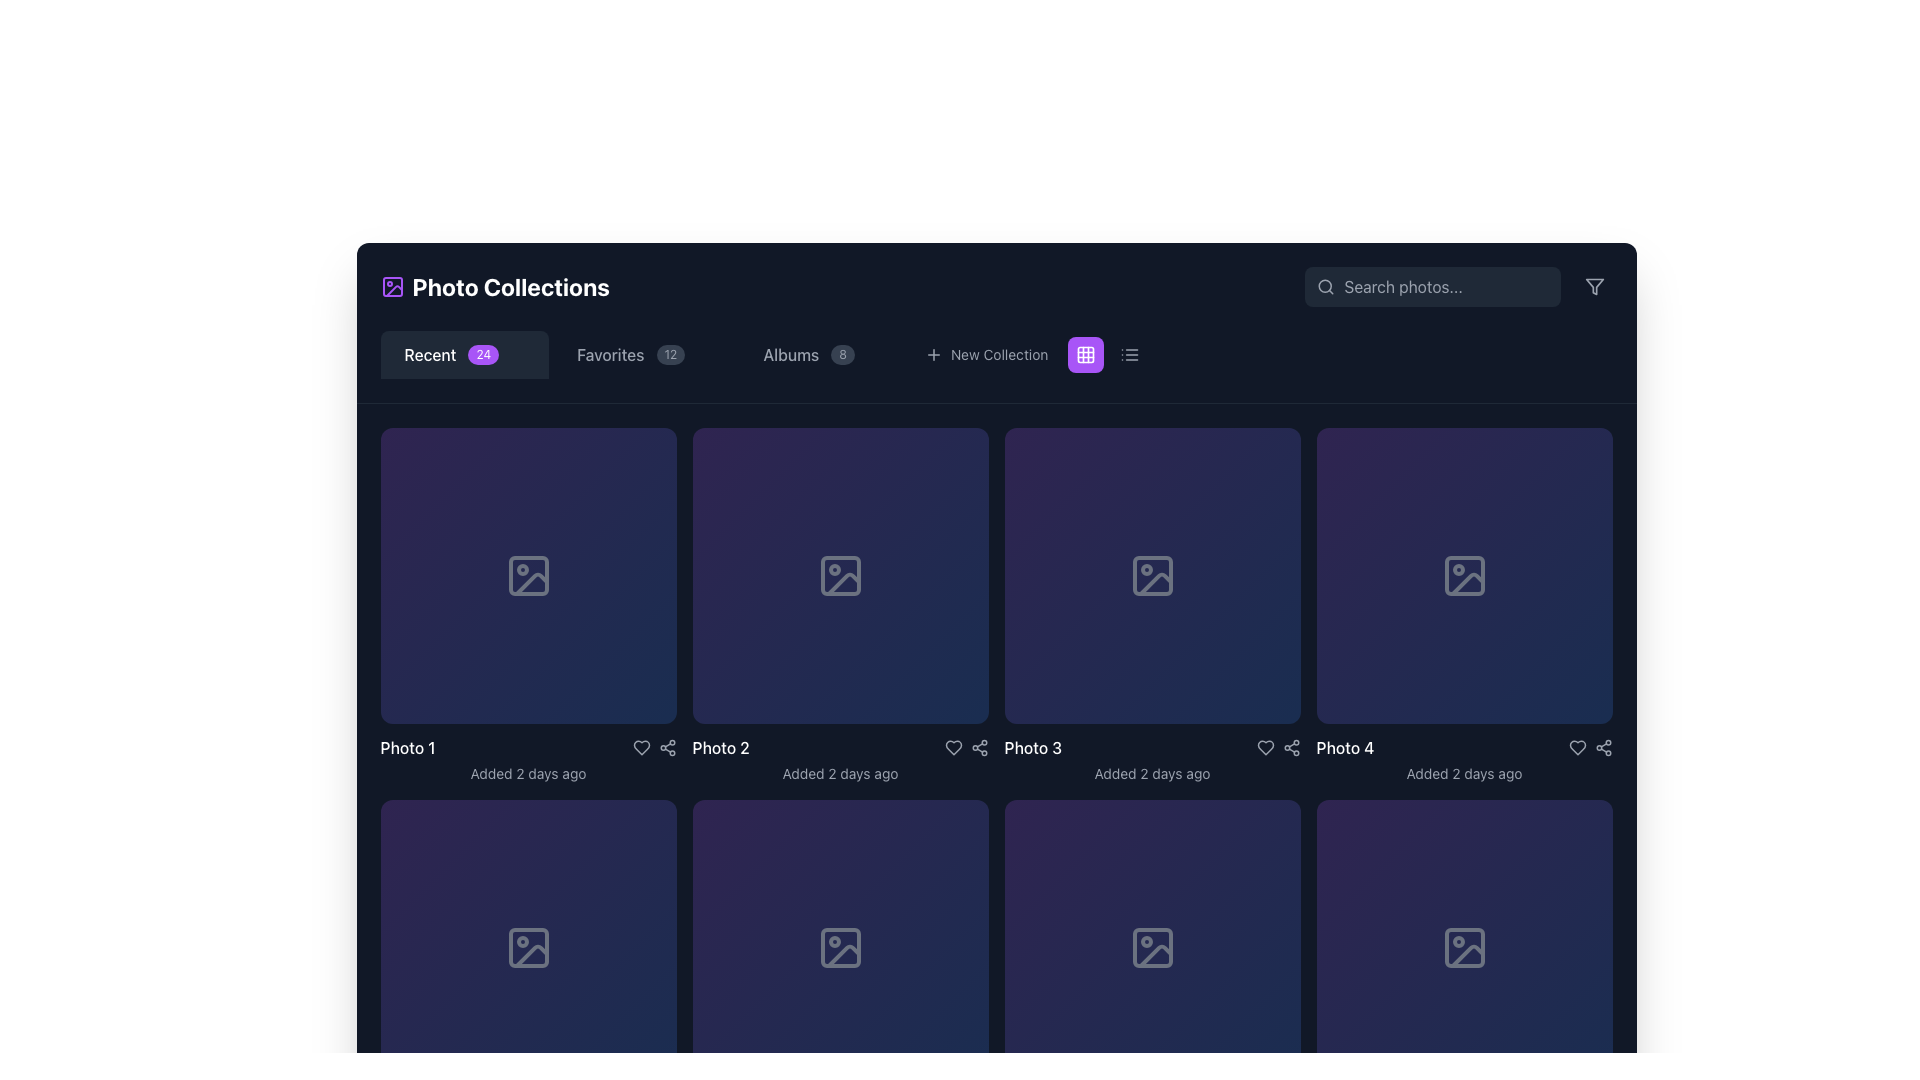 The height and width of the screenshot is (1080, 1920). Describe the element at coordinates (392, 286) in the screenshot. I see `the first SVG shape element in the icon located in the top-left corner of the application's header next to the 'Photo Collections' text` at that location.